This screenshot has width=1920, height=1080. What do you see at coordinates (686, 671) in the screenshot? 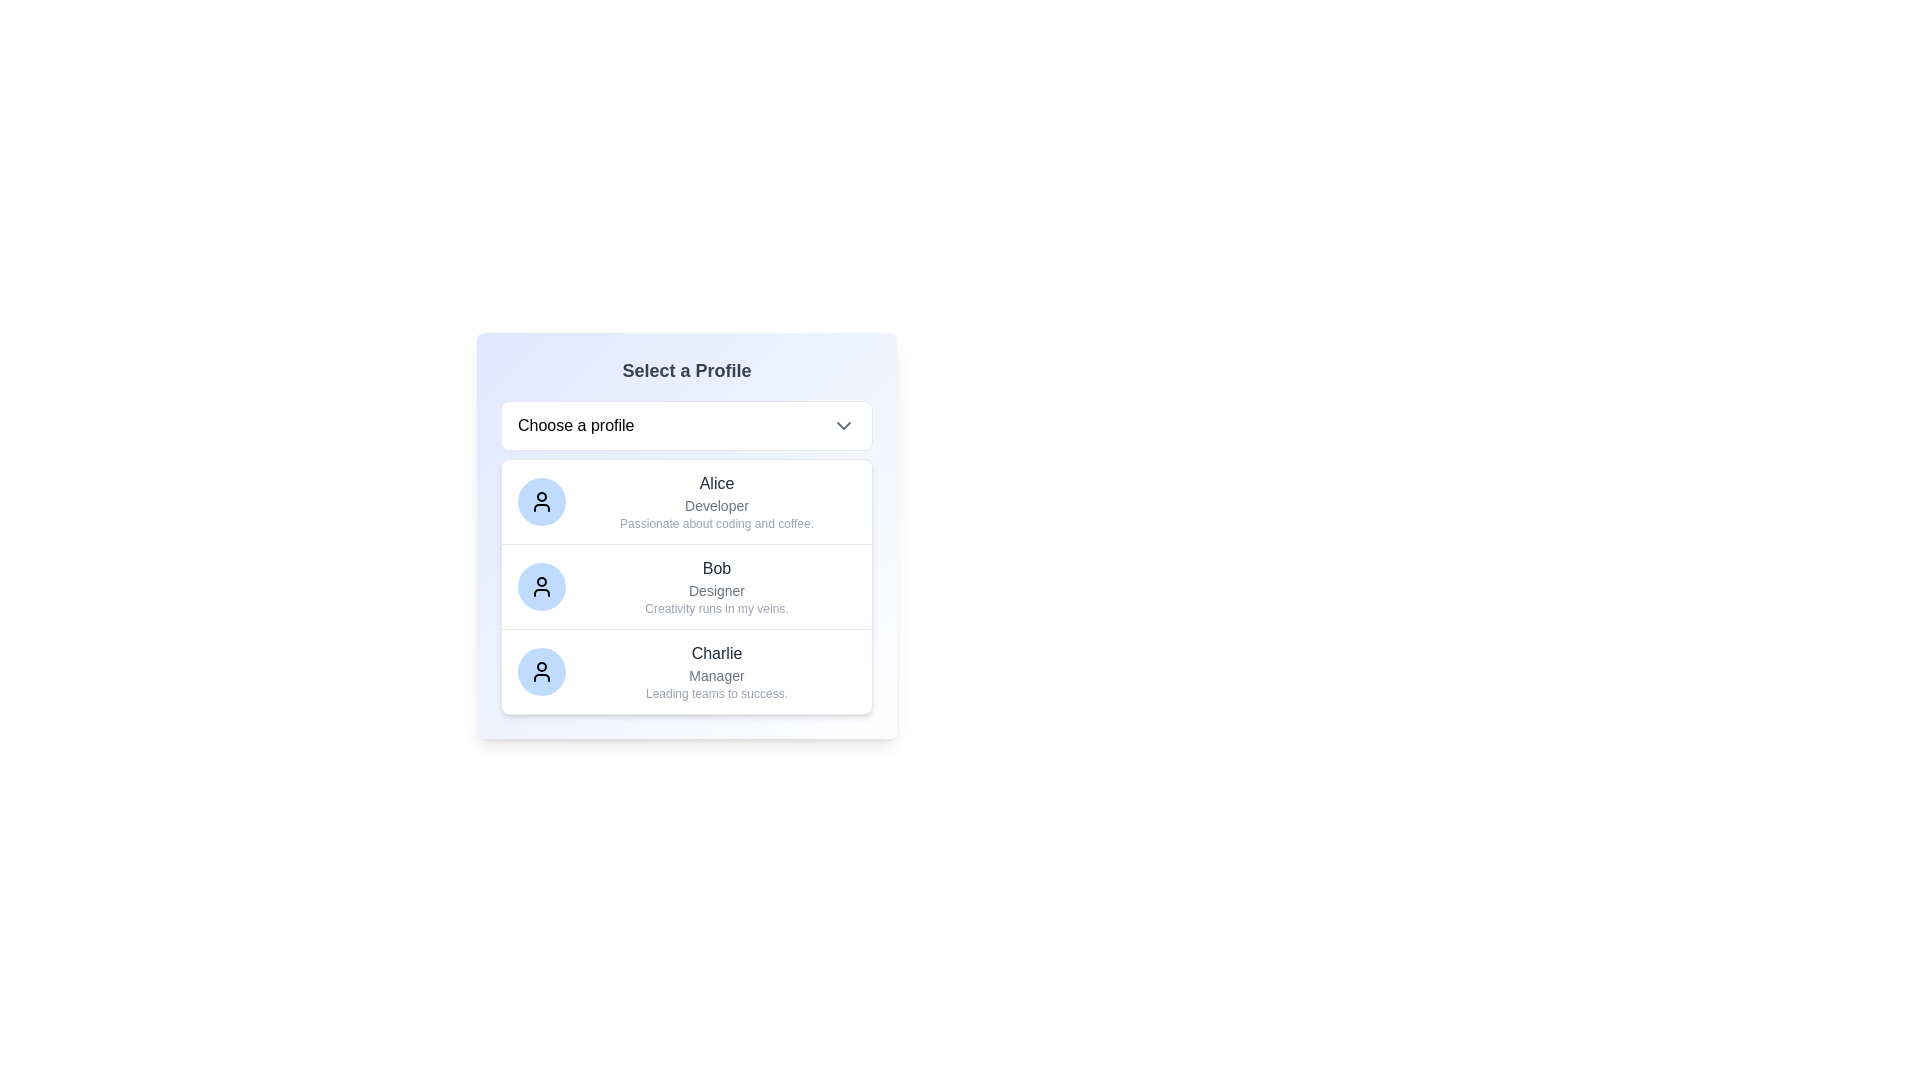
I see `the profile selection list item titled 'Charlie', which is the third entry in the list under 'Select a Profile'` at bounding box center [686, 671].